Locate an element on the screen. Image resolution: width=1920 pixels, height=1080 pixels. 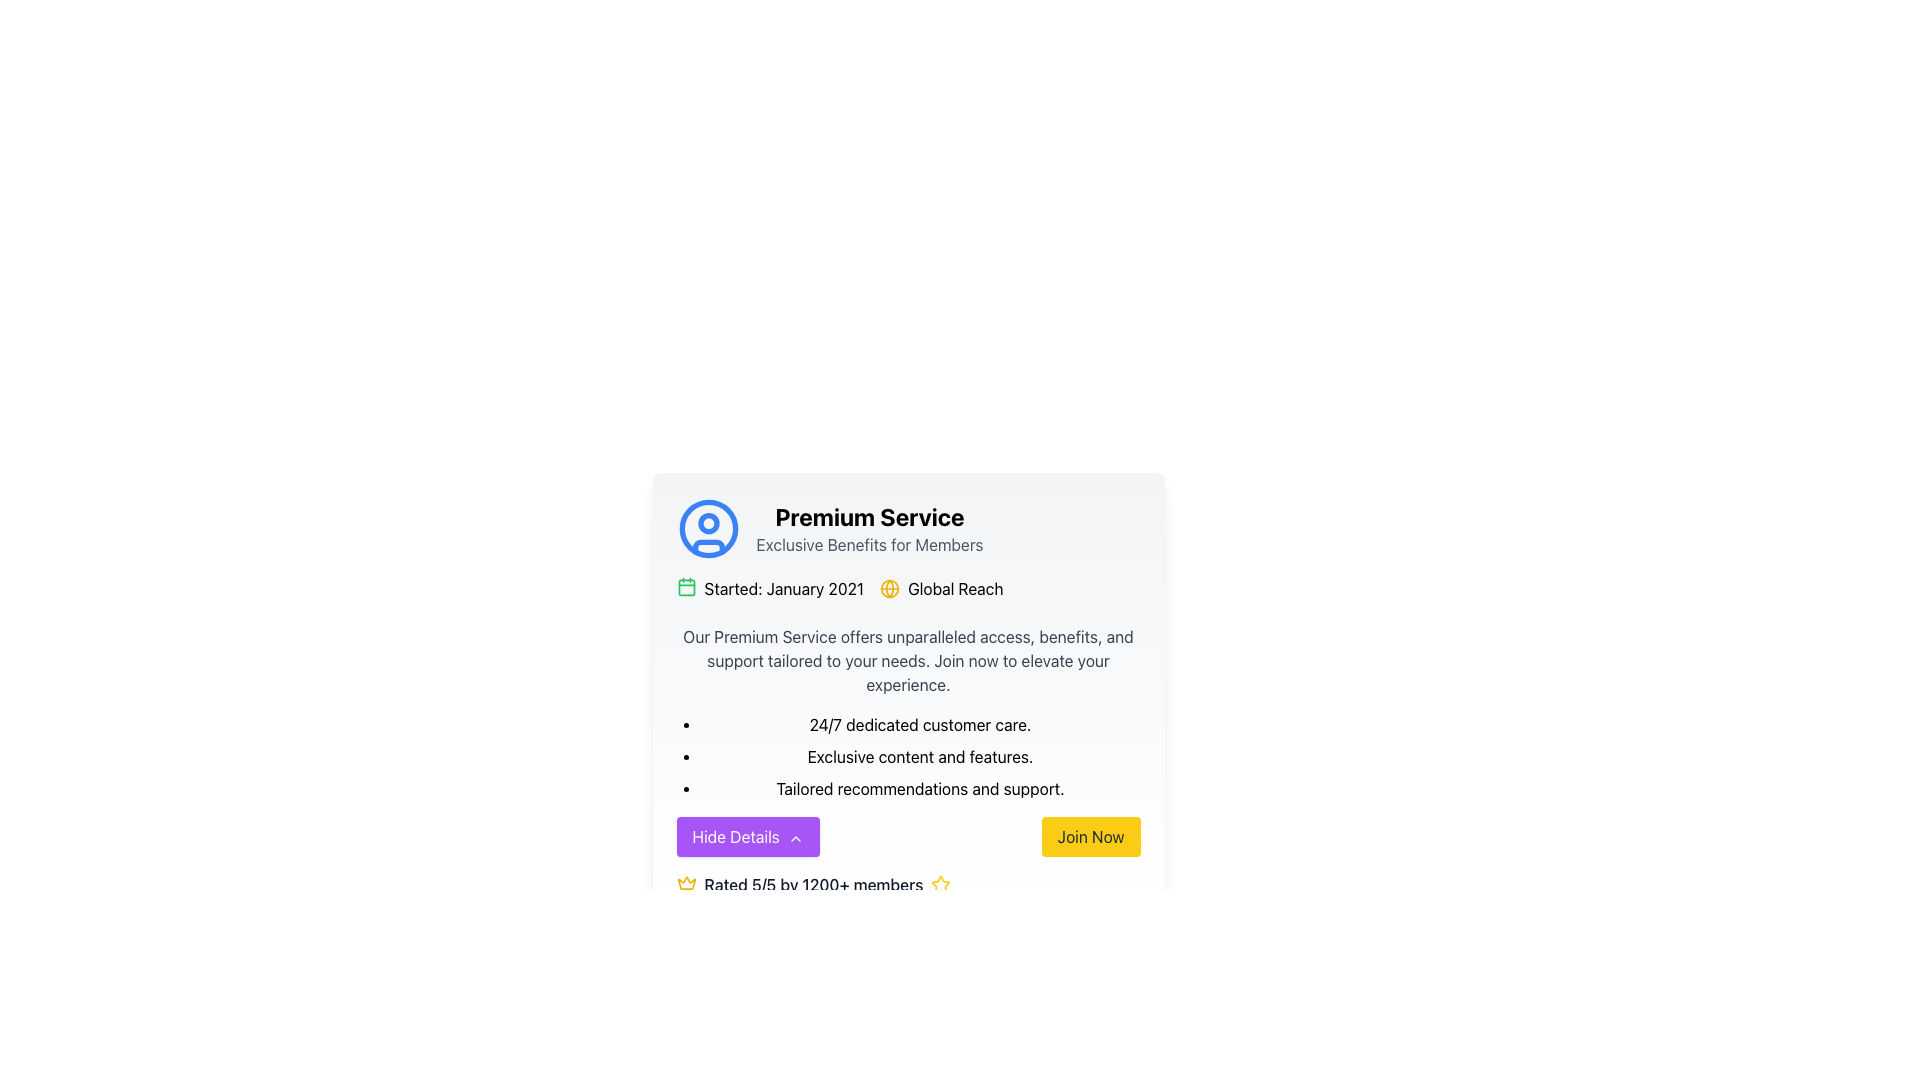
the text block that displays: 'Our Premium Service offers unparalleled access, benefits, and support tailored to your needs. Join now to elevate your experience.' is located at coordinates (907, 660).